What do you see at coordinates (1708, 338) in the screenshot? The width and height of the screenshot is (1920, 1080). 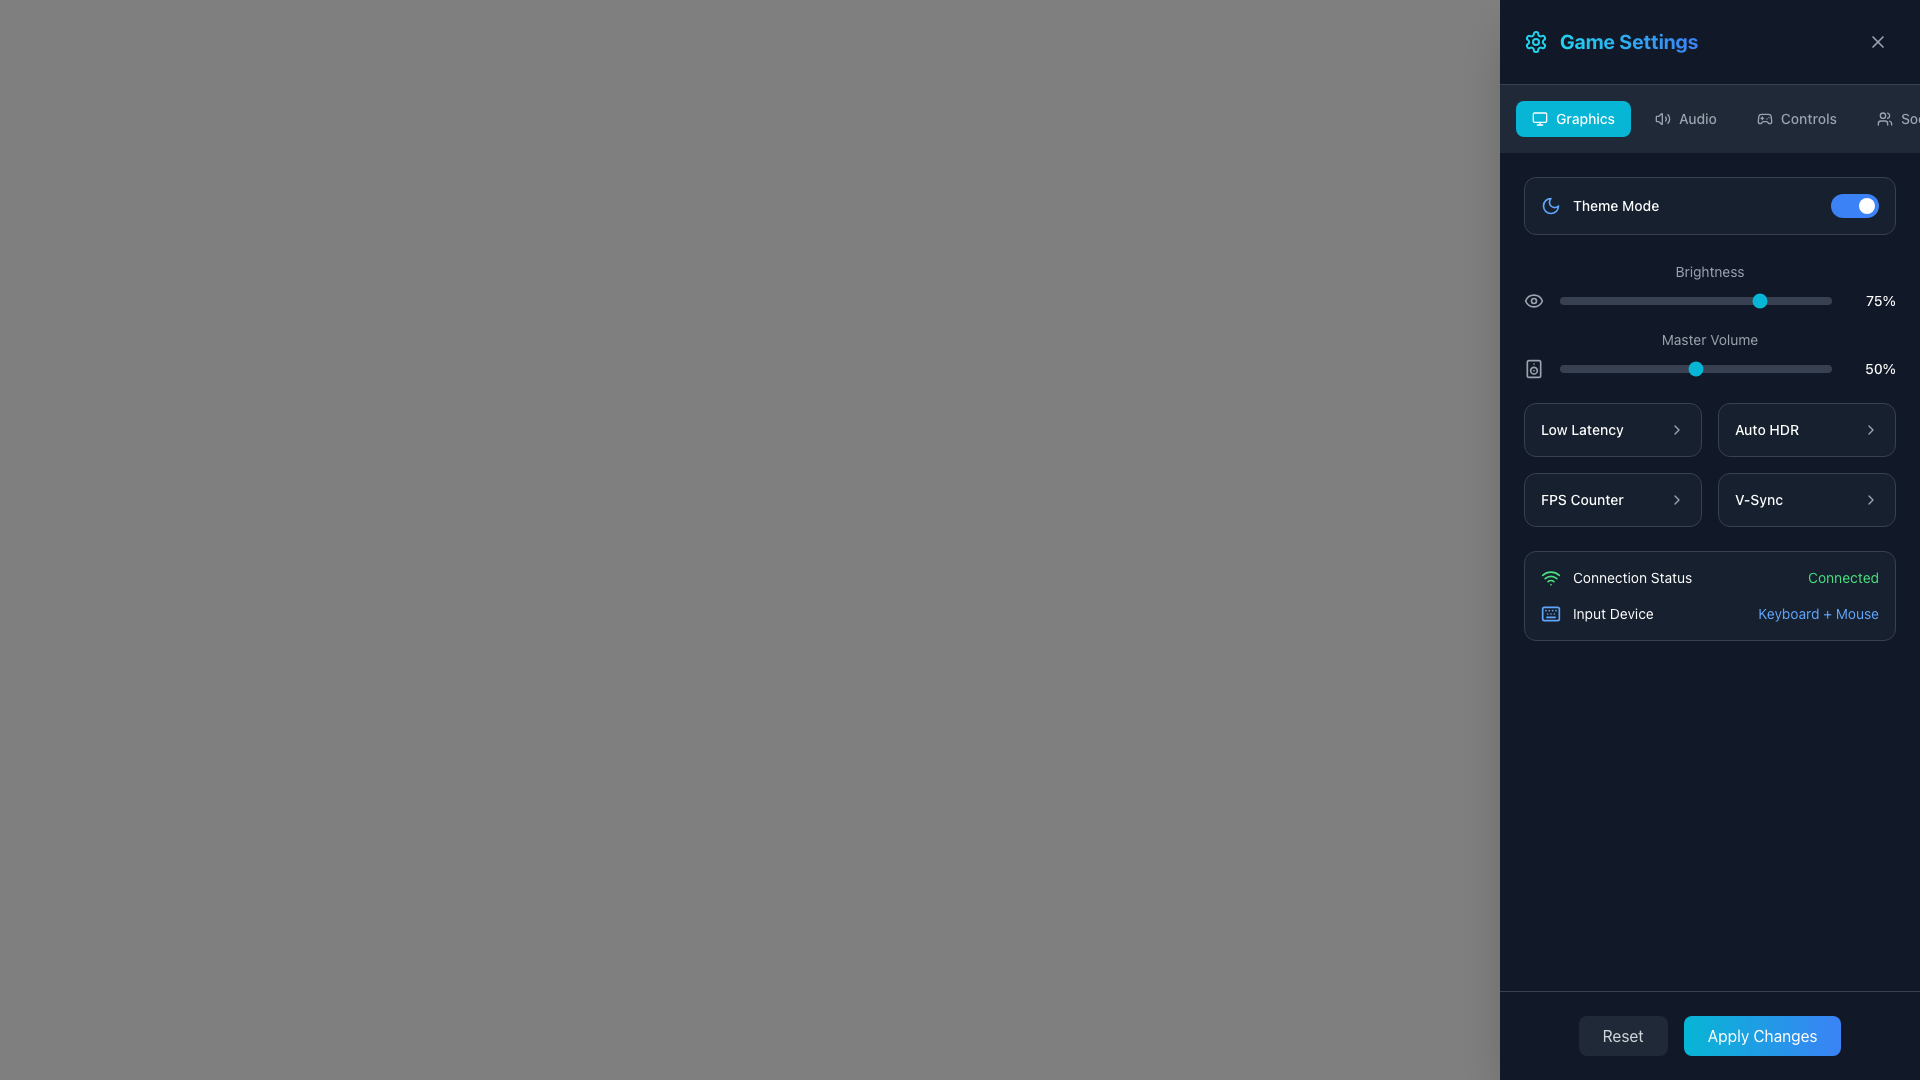 I see `the 'Master Volume' text label, which is part of the volume control interface and visually blends with the dark gray background` at bounding box center [1708, 338].